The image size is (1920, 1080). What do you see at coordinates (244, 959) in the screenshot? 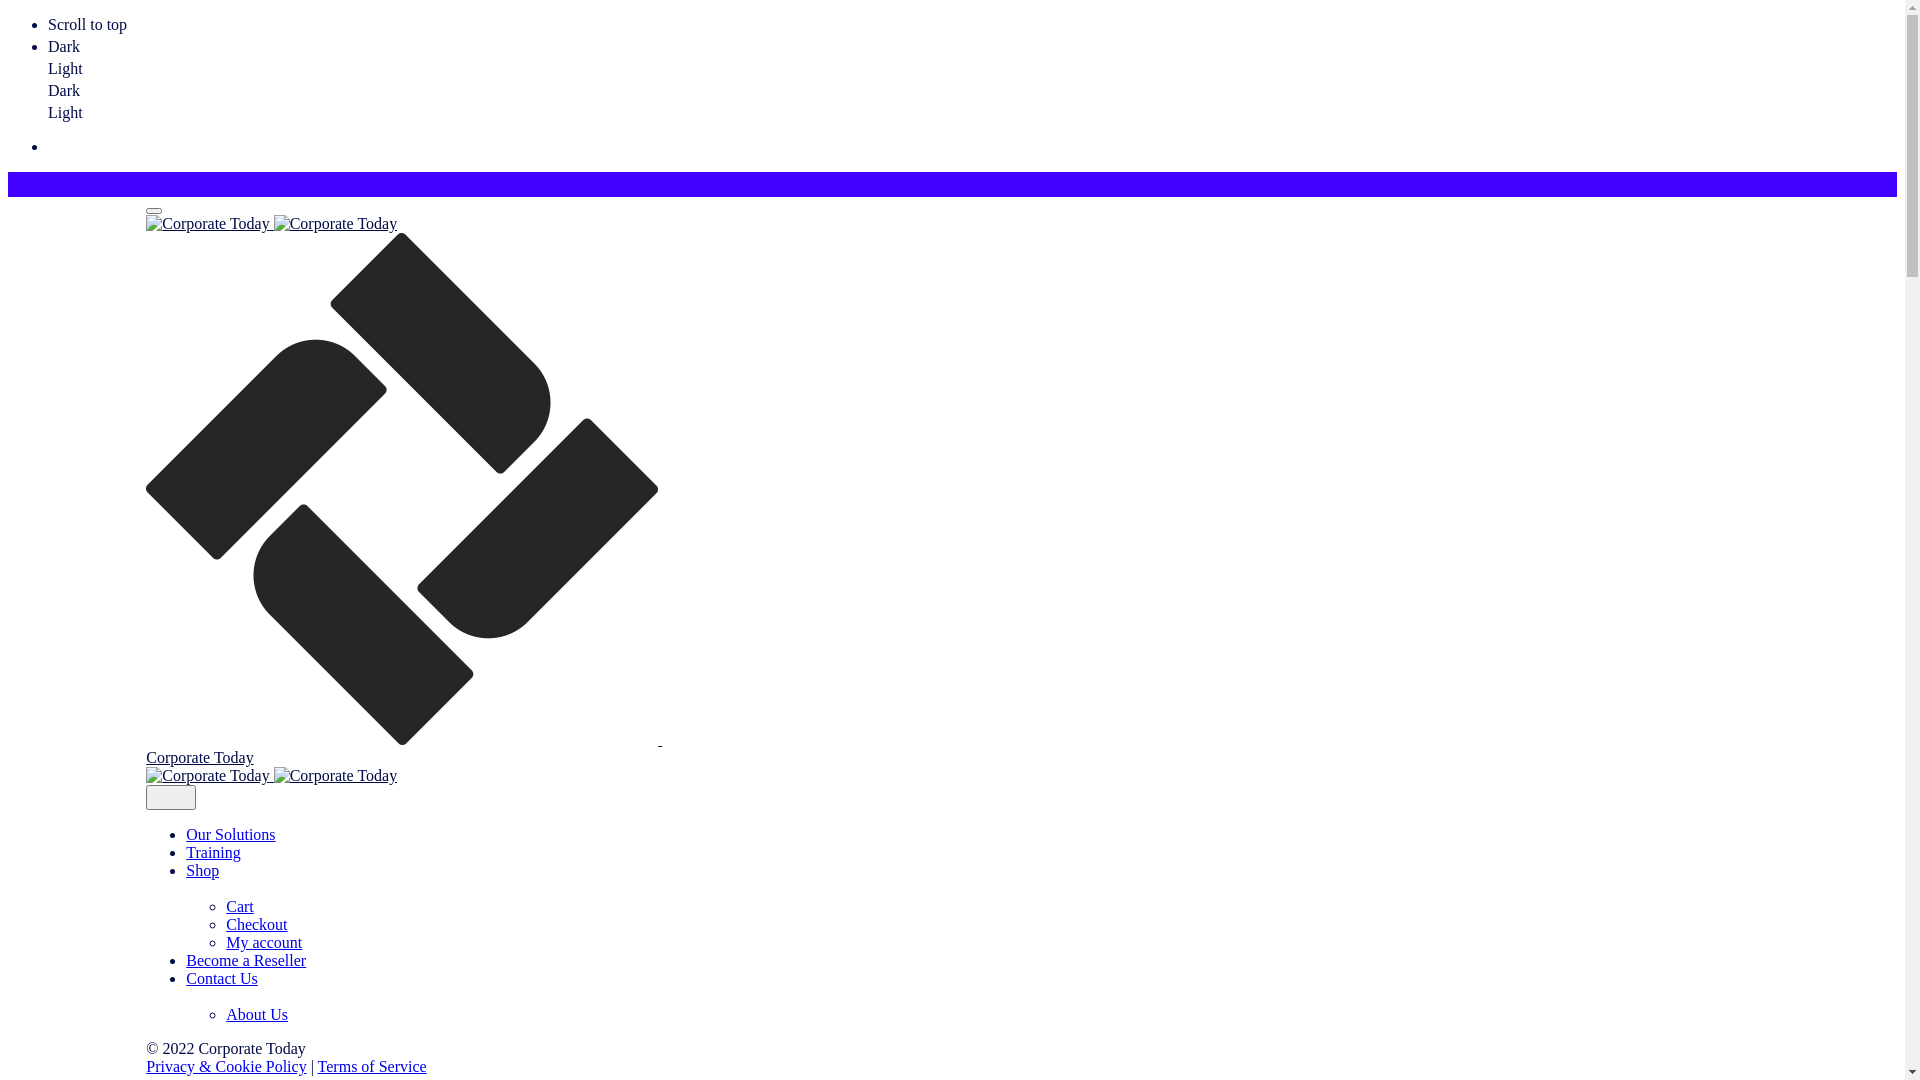
I see `'Become a Reseller'` at bounding box center [244, 959].